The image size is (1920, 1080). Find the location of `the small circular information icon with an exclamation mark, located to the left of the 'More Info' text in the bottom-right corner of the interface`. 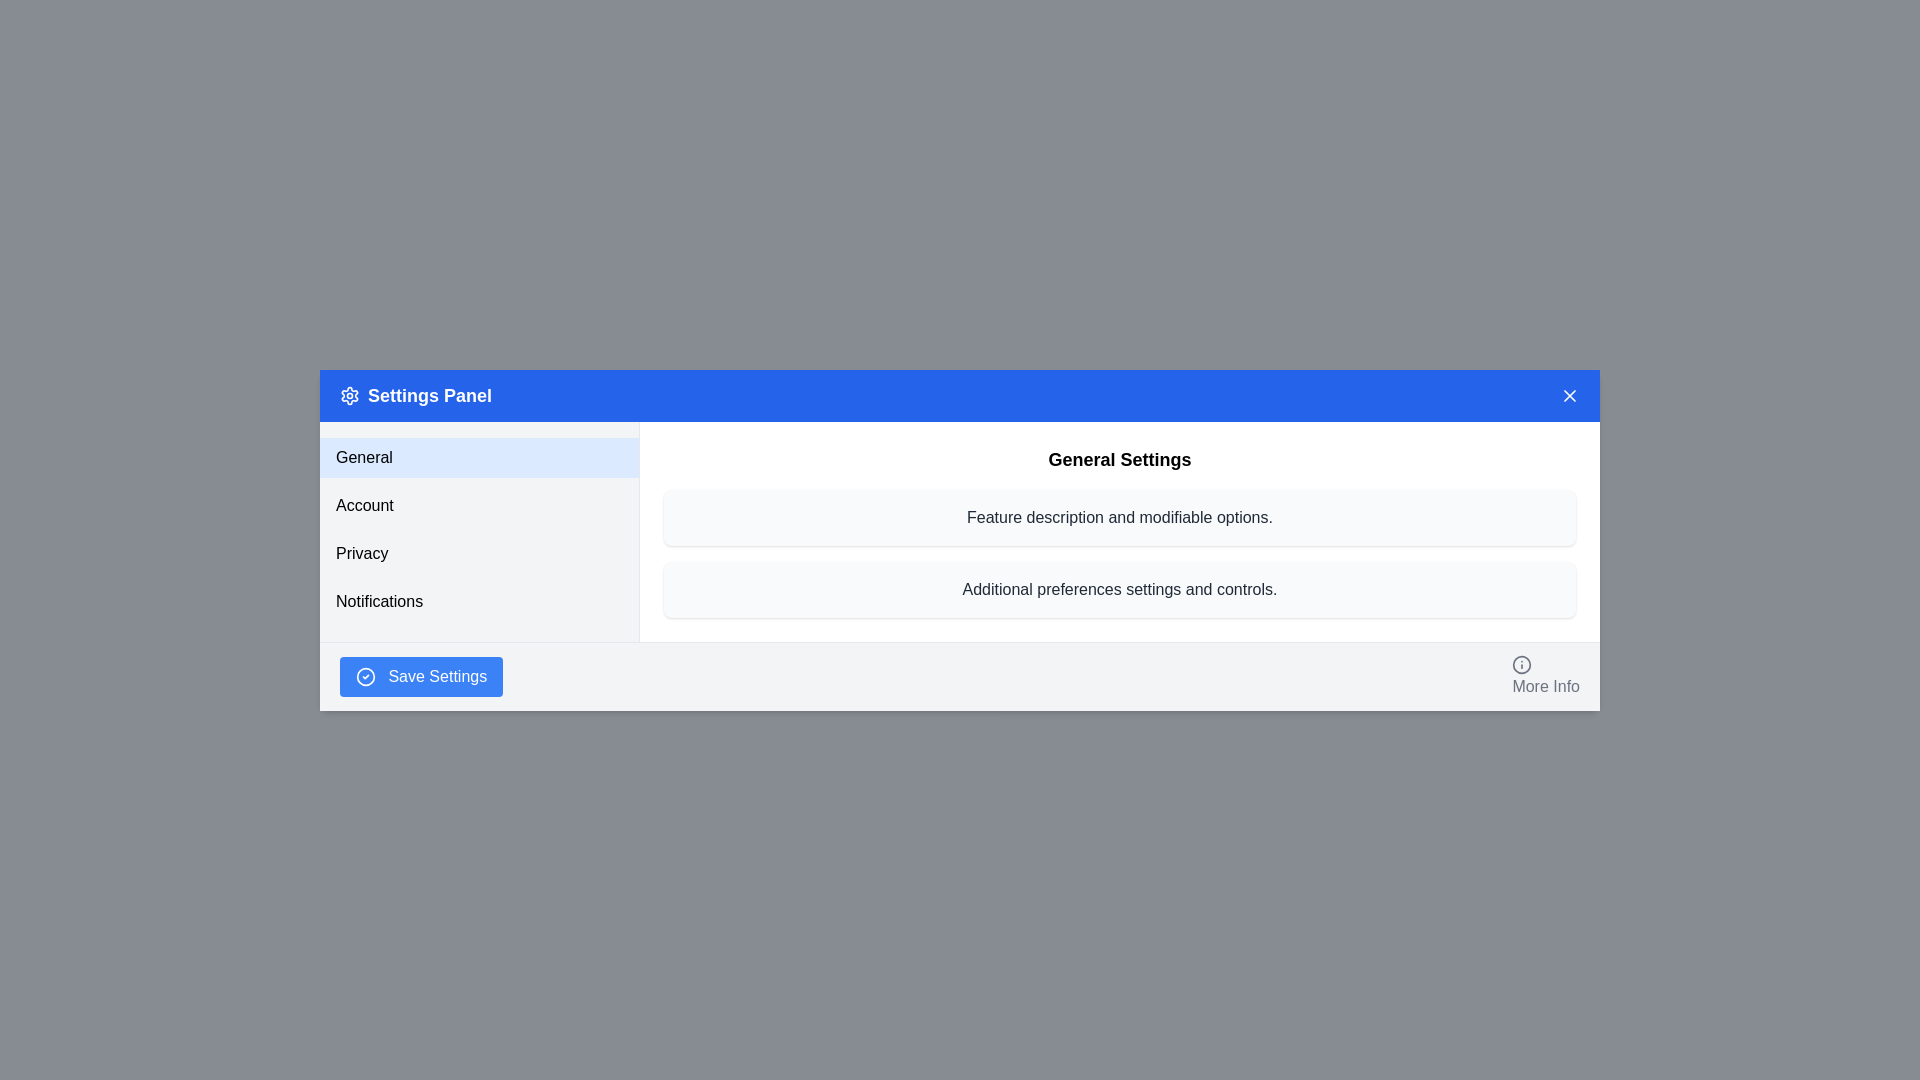

the small circular information icon with an exclamation mark, located to the left of the 'More Info' text in the bottom-right corner of the interface is located at coordinates (1521, 664).